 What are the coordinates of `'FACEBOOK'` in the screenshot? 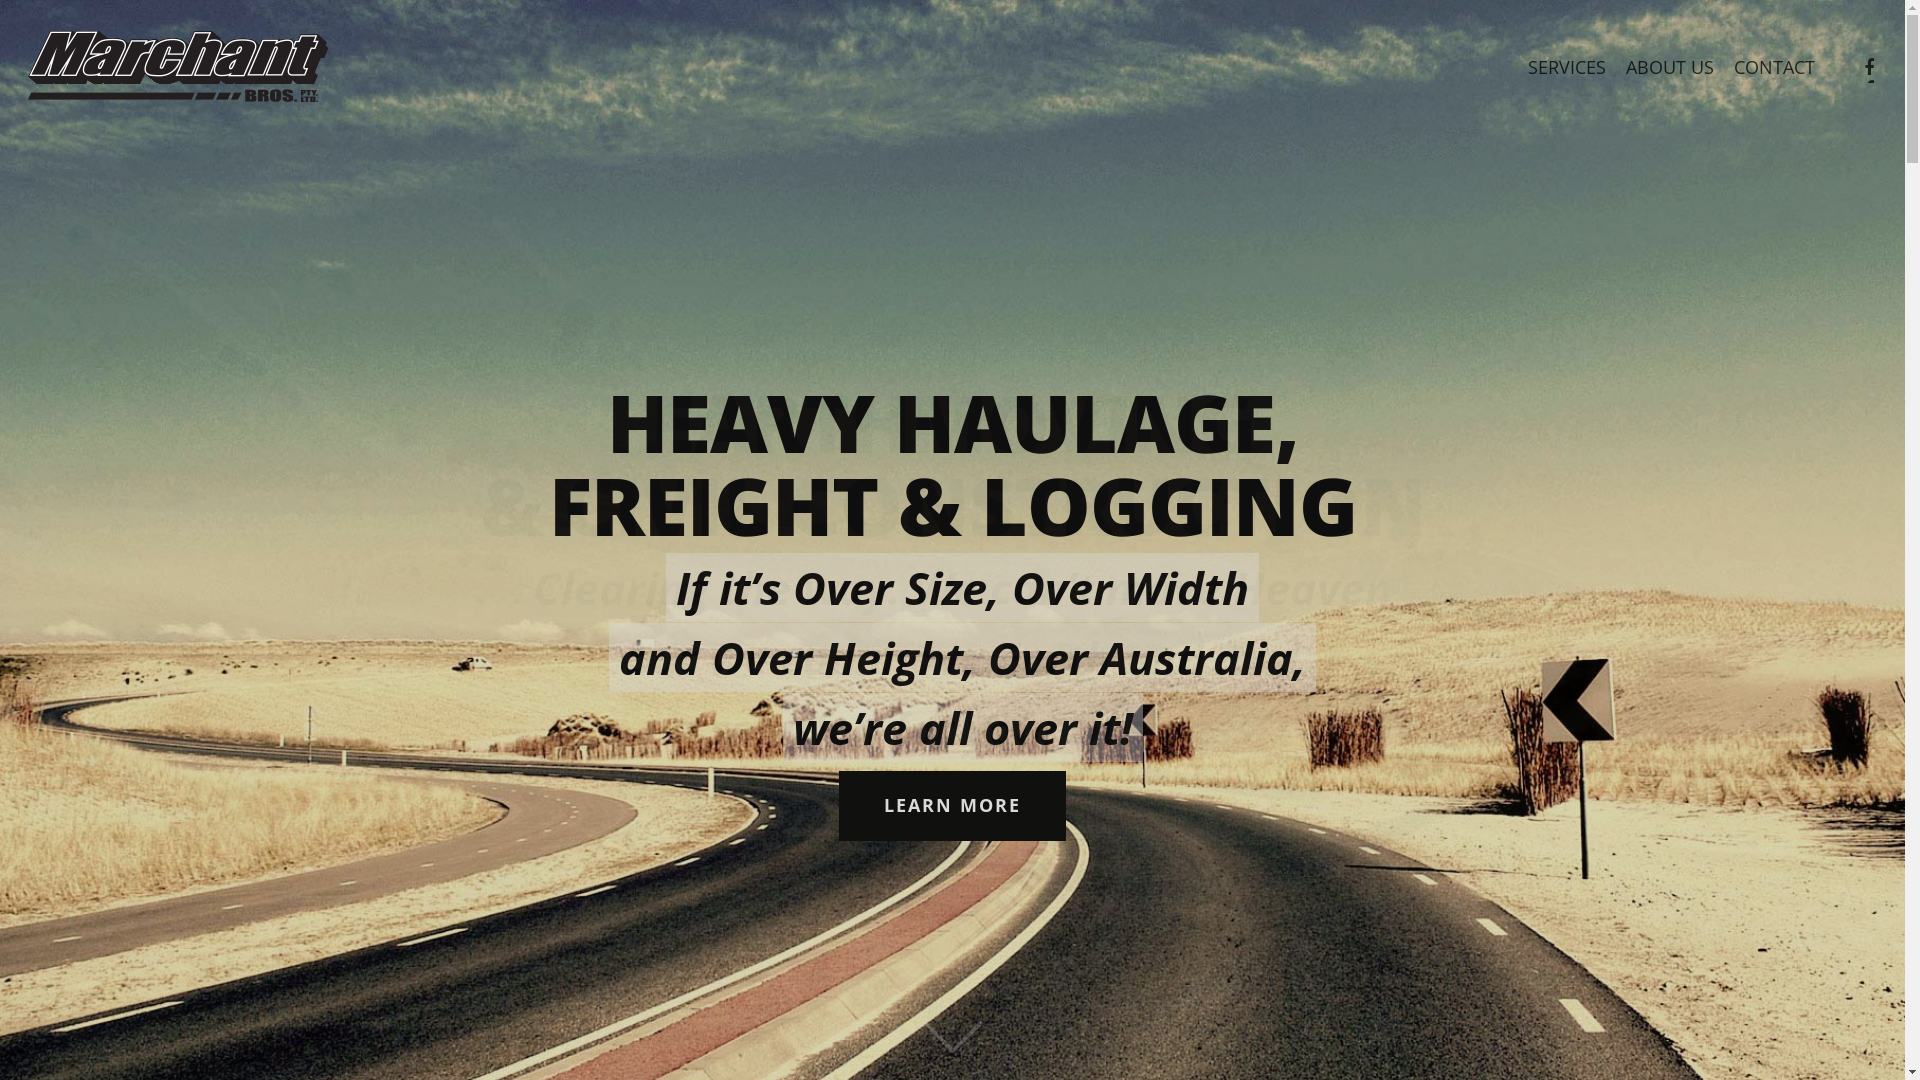 It's located at (1867, 66).